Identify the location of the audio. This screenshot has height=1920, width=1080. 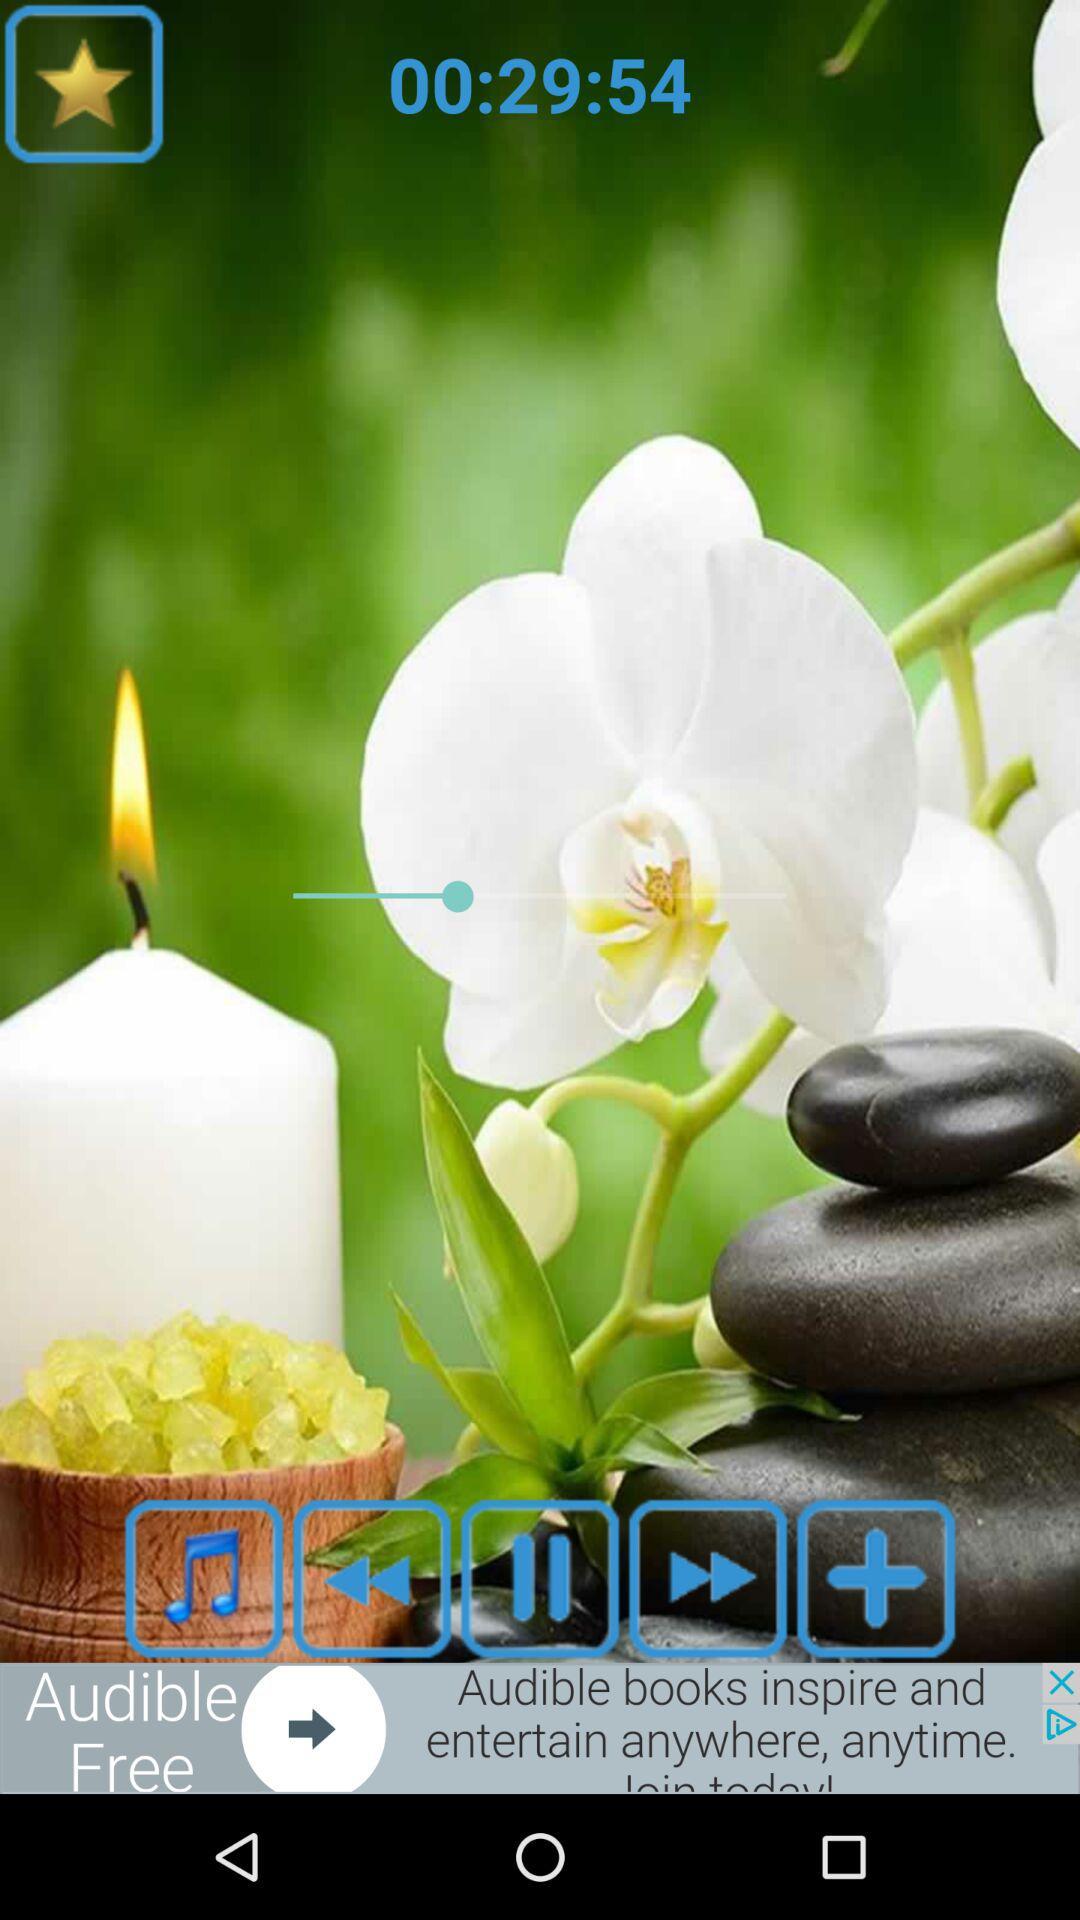
(540, 1577).